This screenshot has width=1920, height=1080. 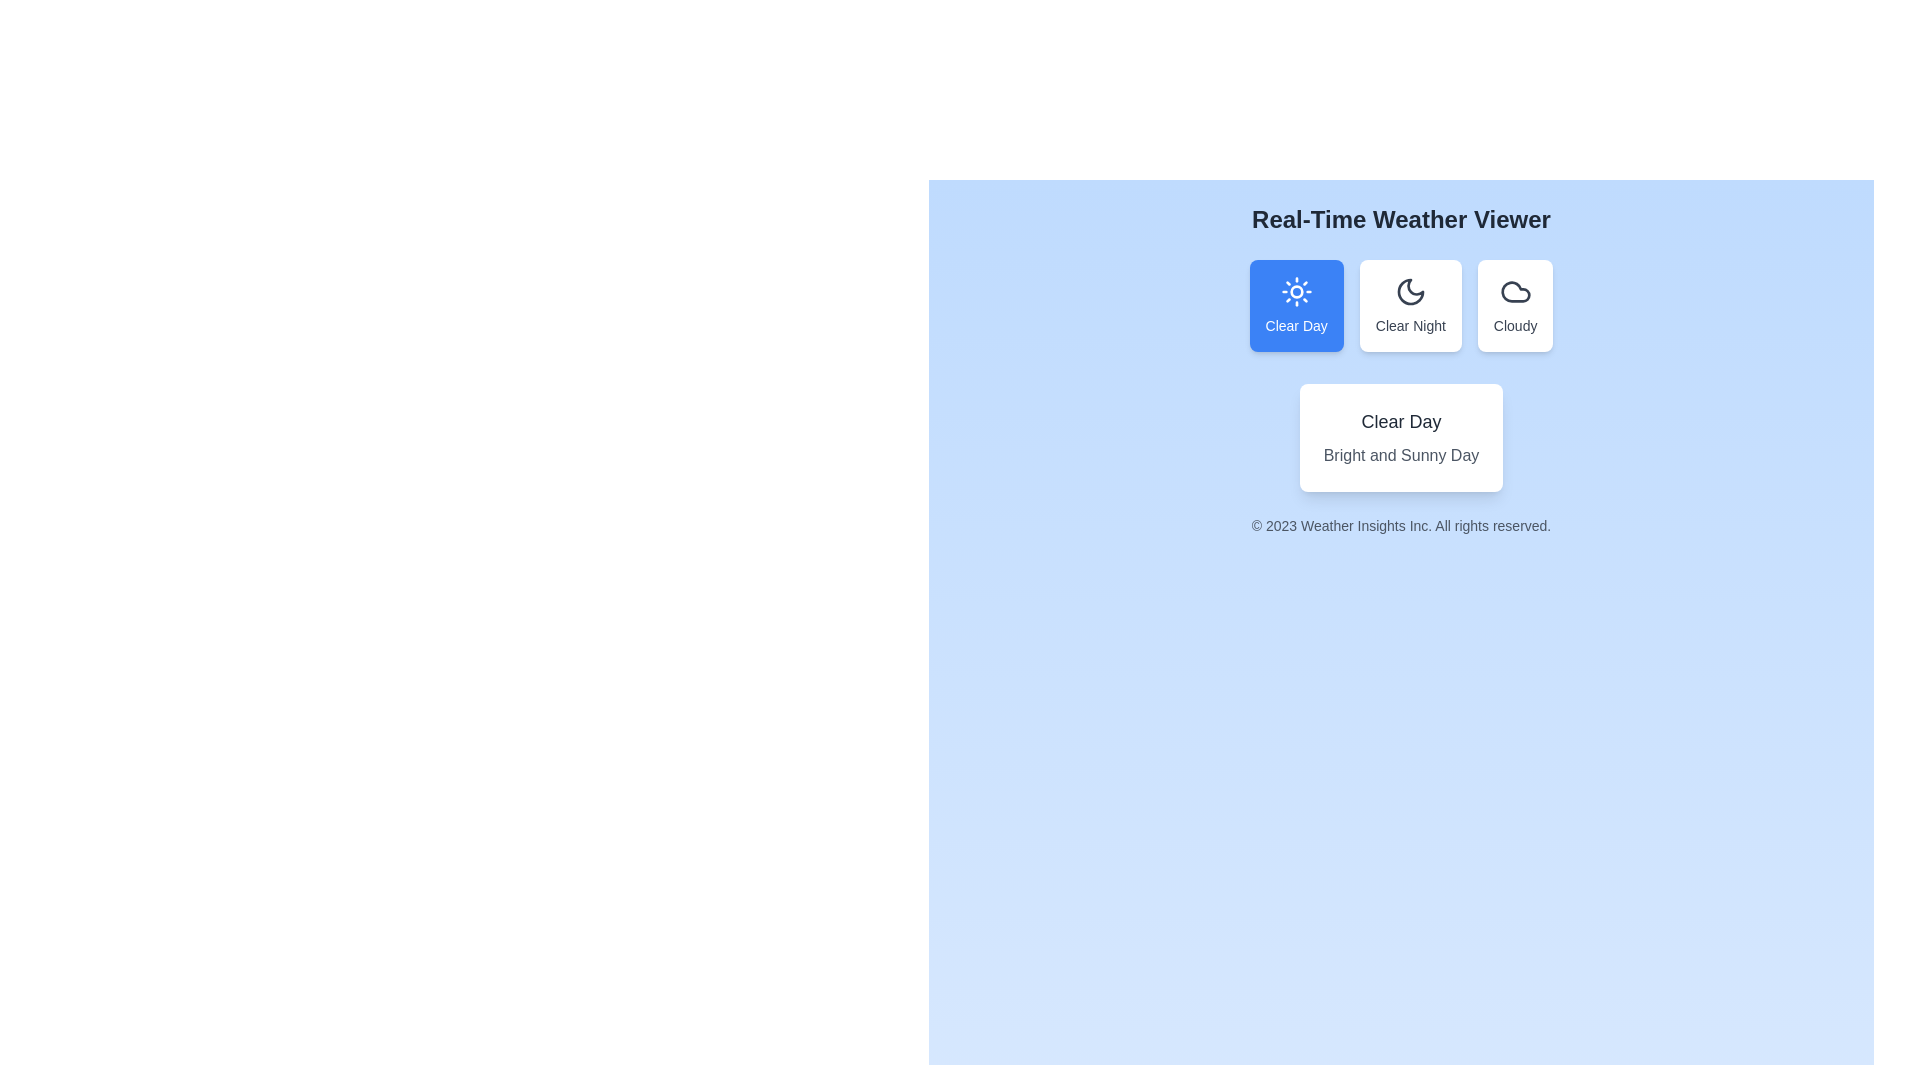 What do you see at coordinates (1515, 292) in the screenshot?
I see `the cloud icon, which is the top sub-component of the 'Cloudy' weather option in the 'Real-Time Weather Viewer' section` at bounding box center [1515, 292].